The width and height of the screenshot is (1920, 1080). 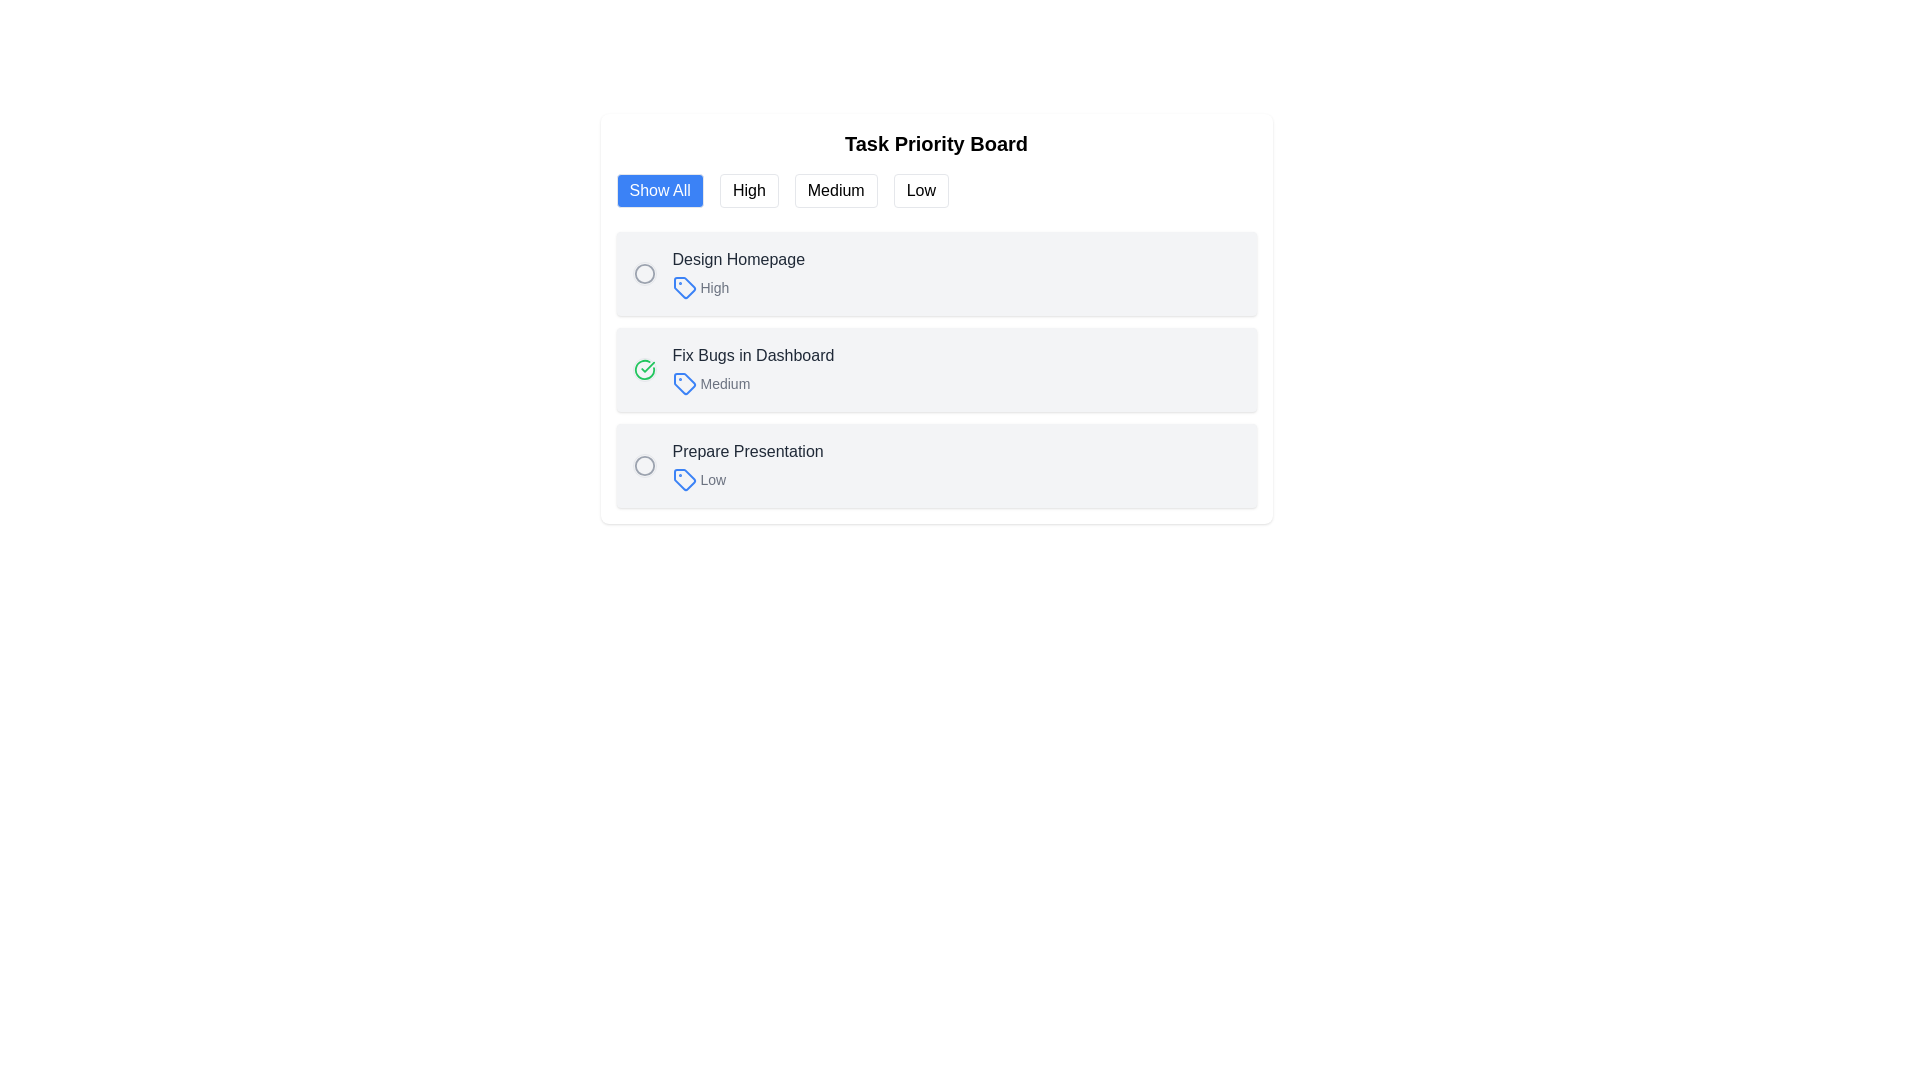 I want to click on the 'Low' button, which is the fourth button in a horizontal group, to trigger any potential tooltip or styling effects, so click(x=920, y=191).